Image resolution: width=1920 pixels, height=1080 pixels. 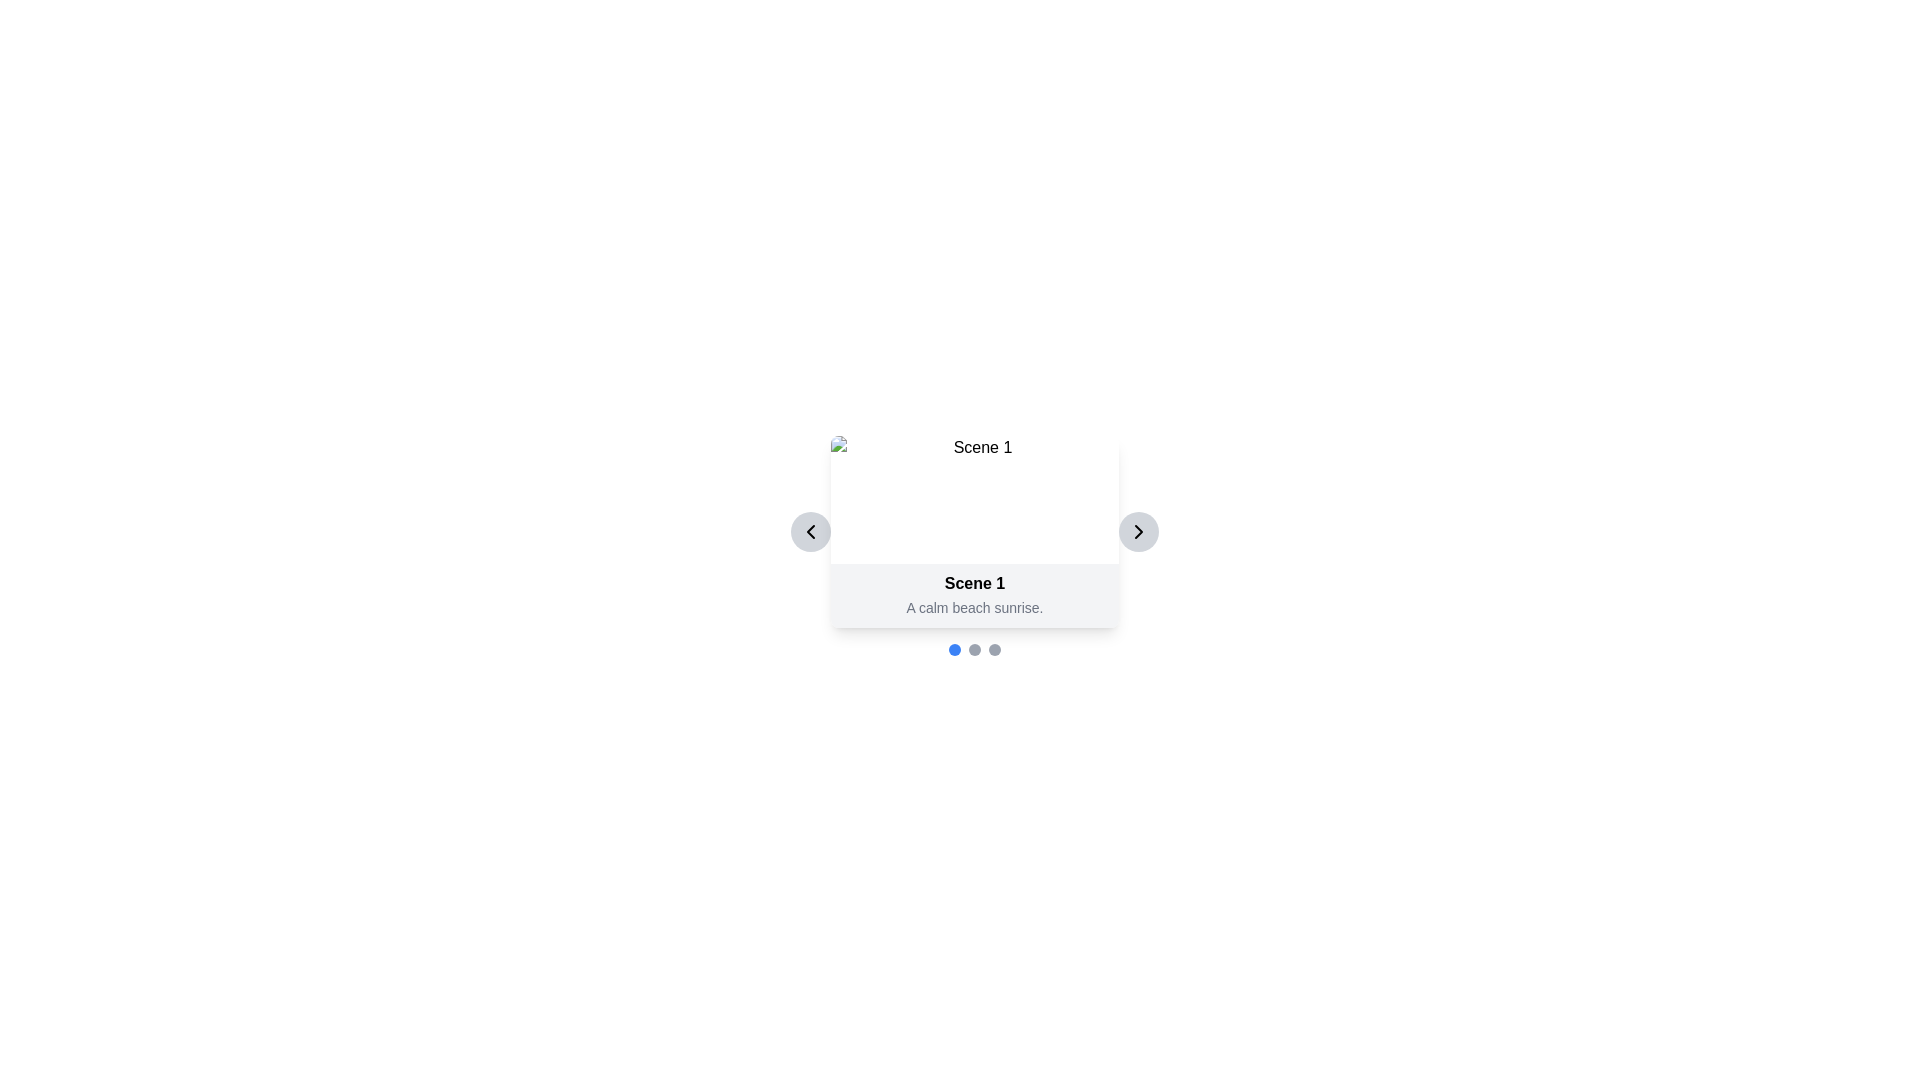 I want to click on the second pagination indicator dot at the bottom center of the content carousel, so click(x=974, y=650).